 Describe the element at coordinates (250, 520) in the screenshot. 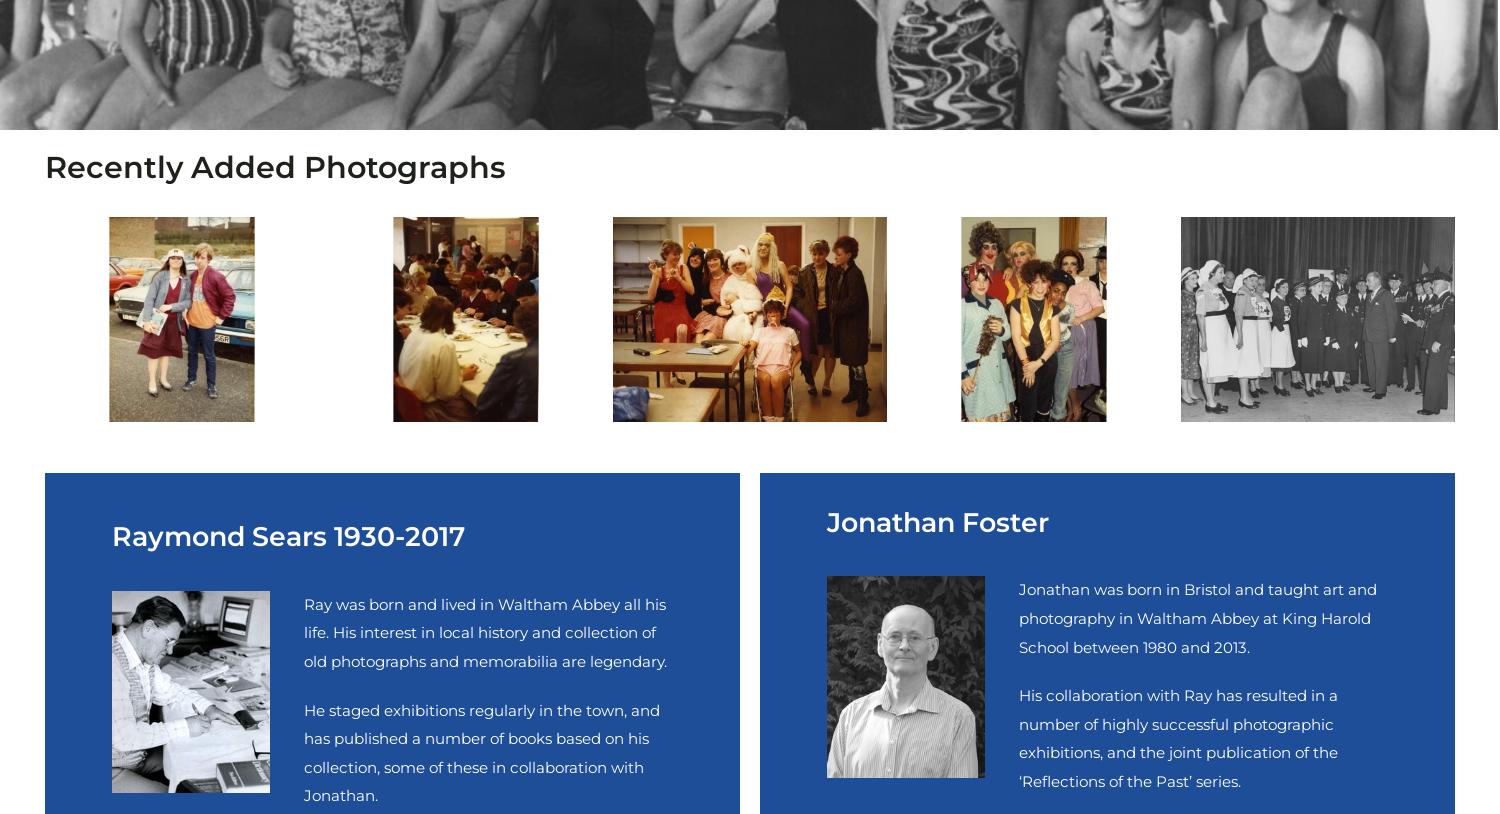

I see `'Terms and Conditions'` at that location.